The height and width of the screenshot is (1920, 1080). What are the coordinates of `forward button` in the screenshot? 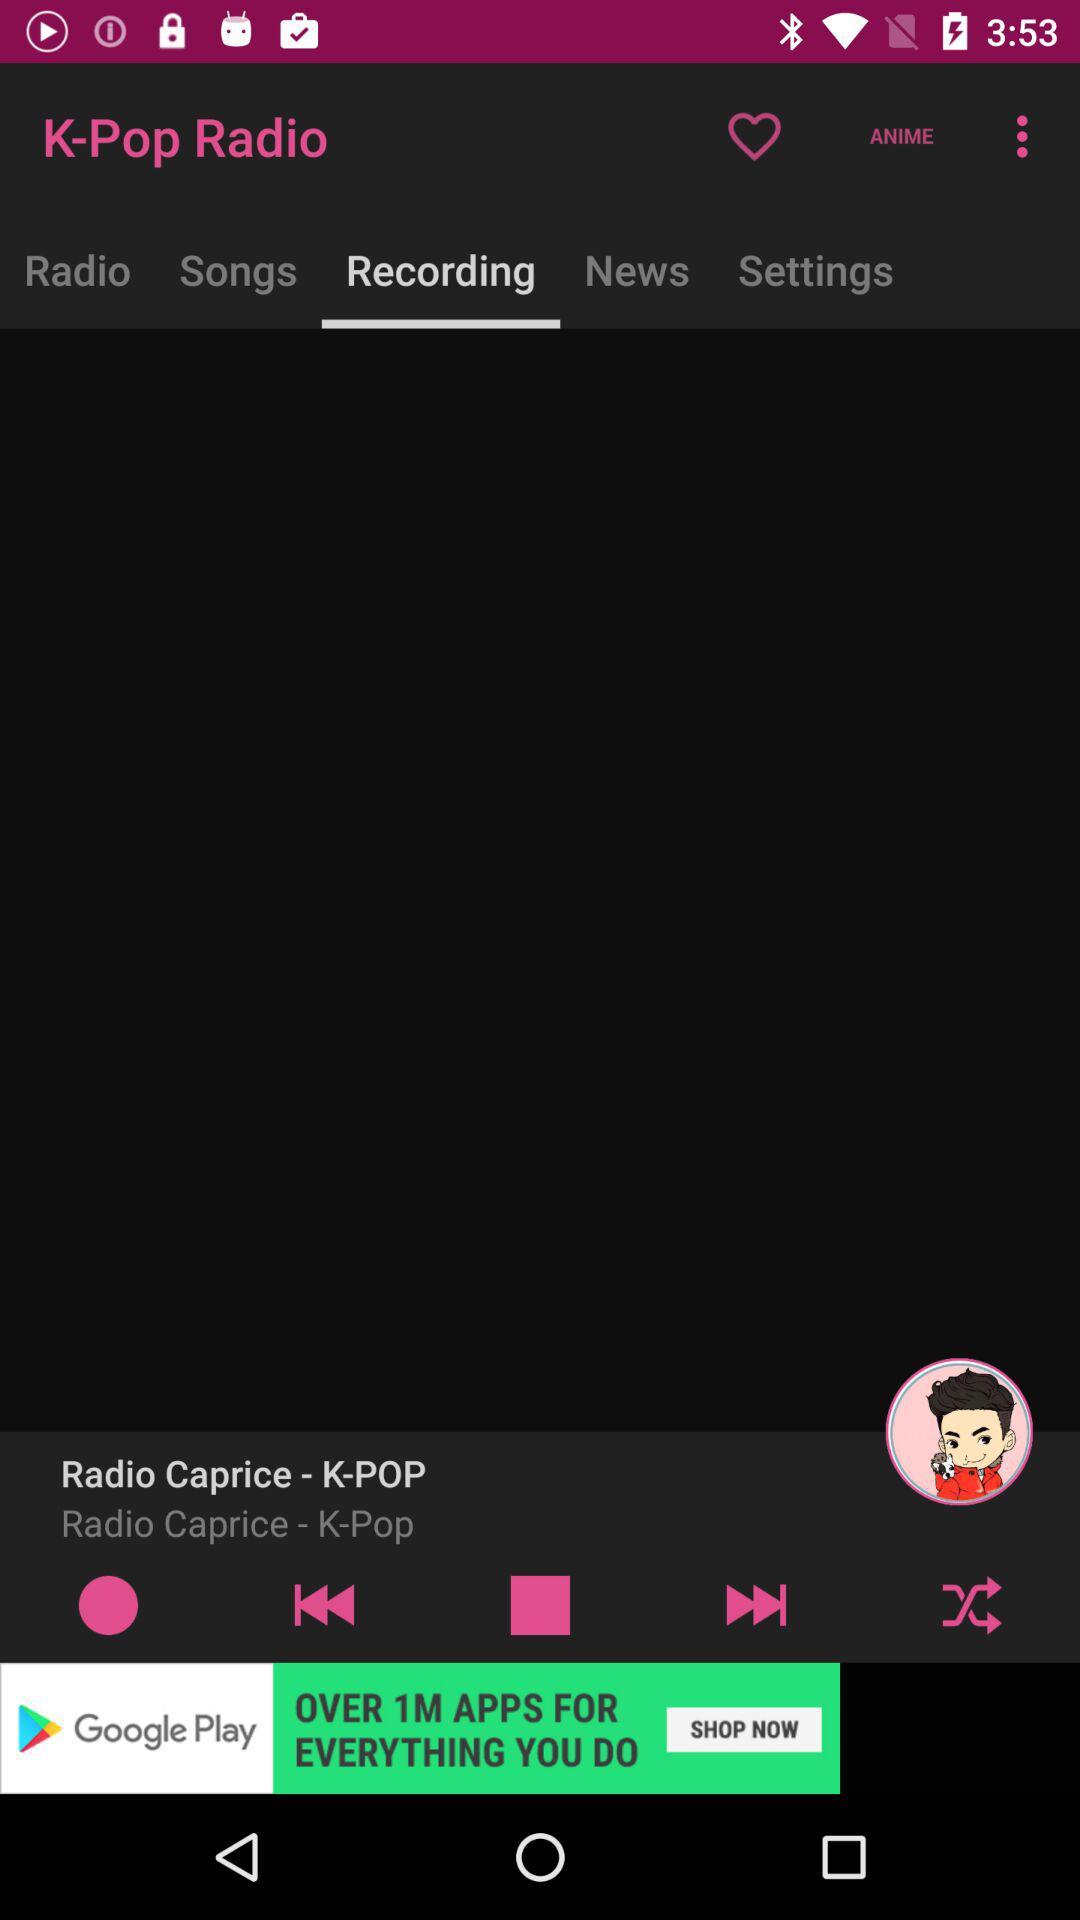 It's located at (756, 1604).